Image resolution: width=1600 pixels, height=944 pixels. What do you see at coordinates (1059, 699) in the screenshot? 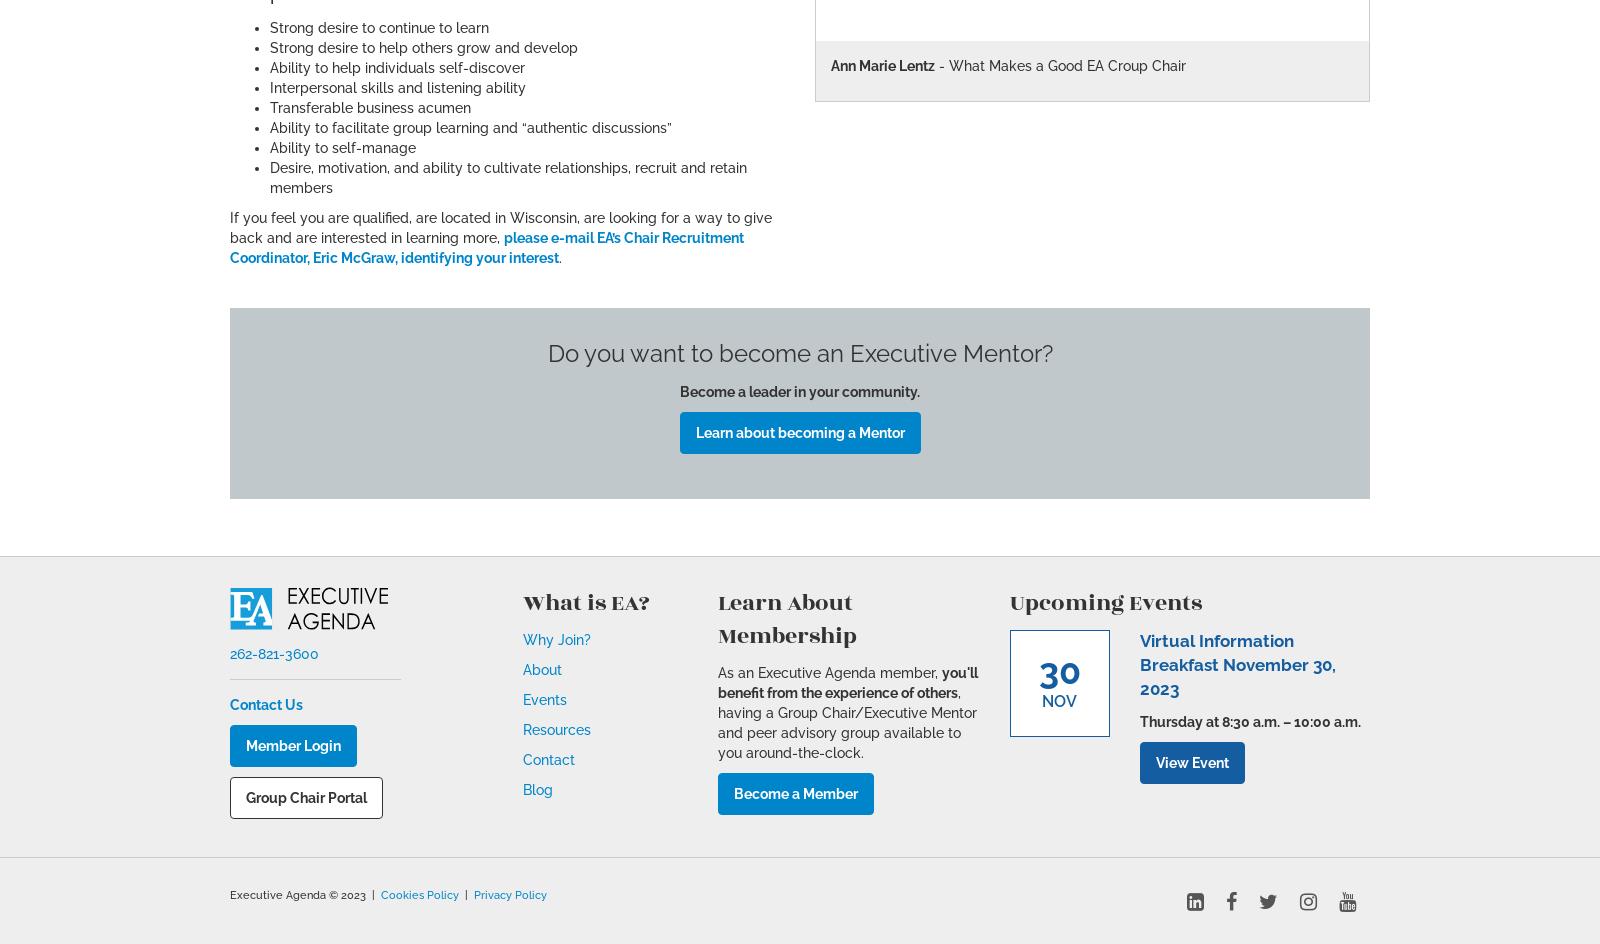
I see `'Nov'` at bounding box center [1059, 699].